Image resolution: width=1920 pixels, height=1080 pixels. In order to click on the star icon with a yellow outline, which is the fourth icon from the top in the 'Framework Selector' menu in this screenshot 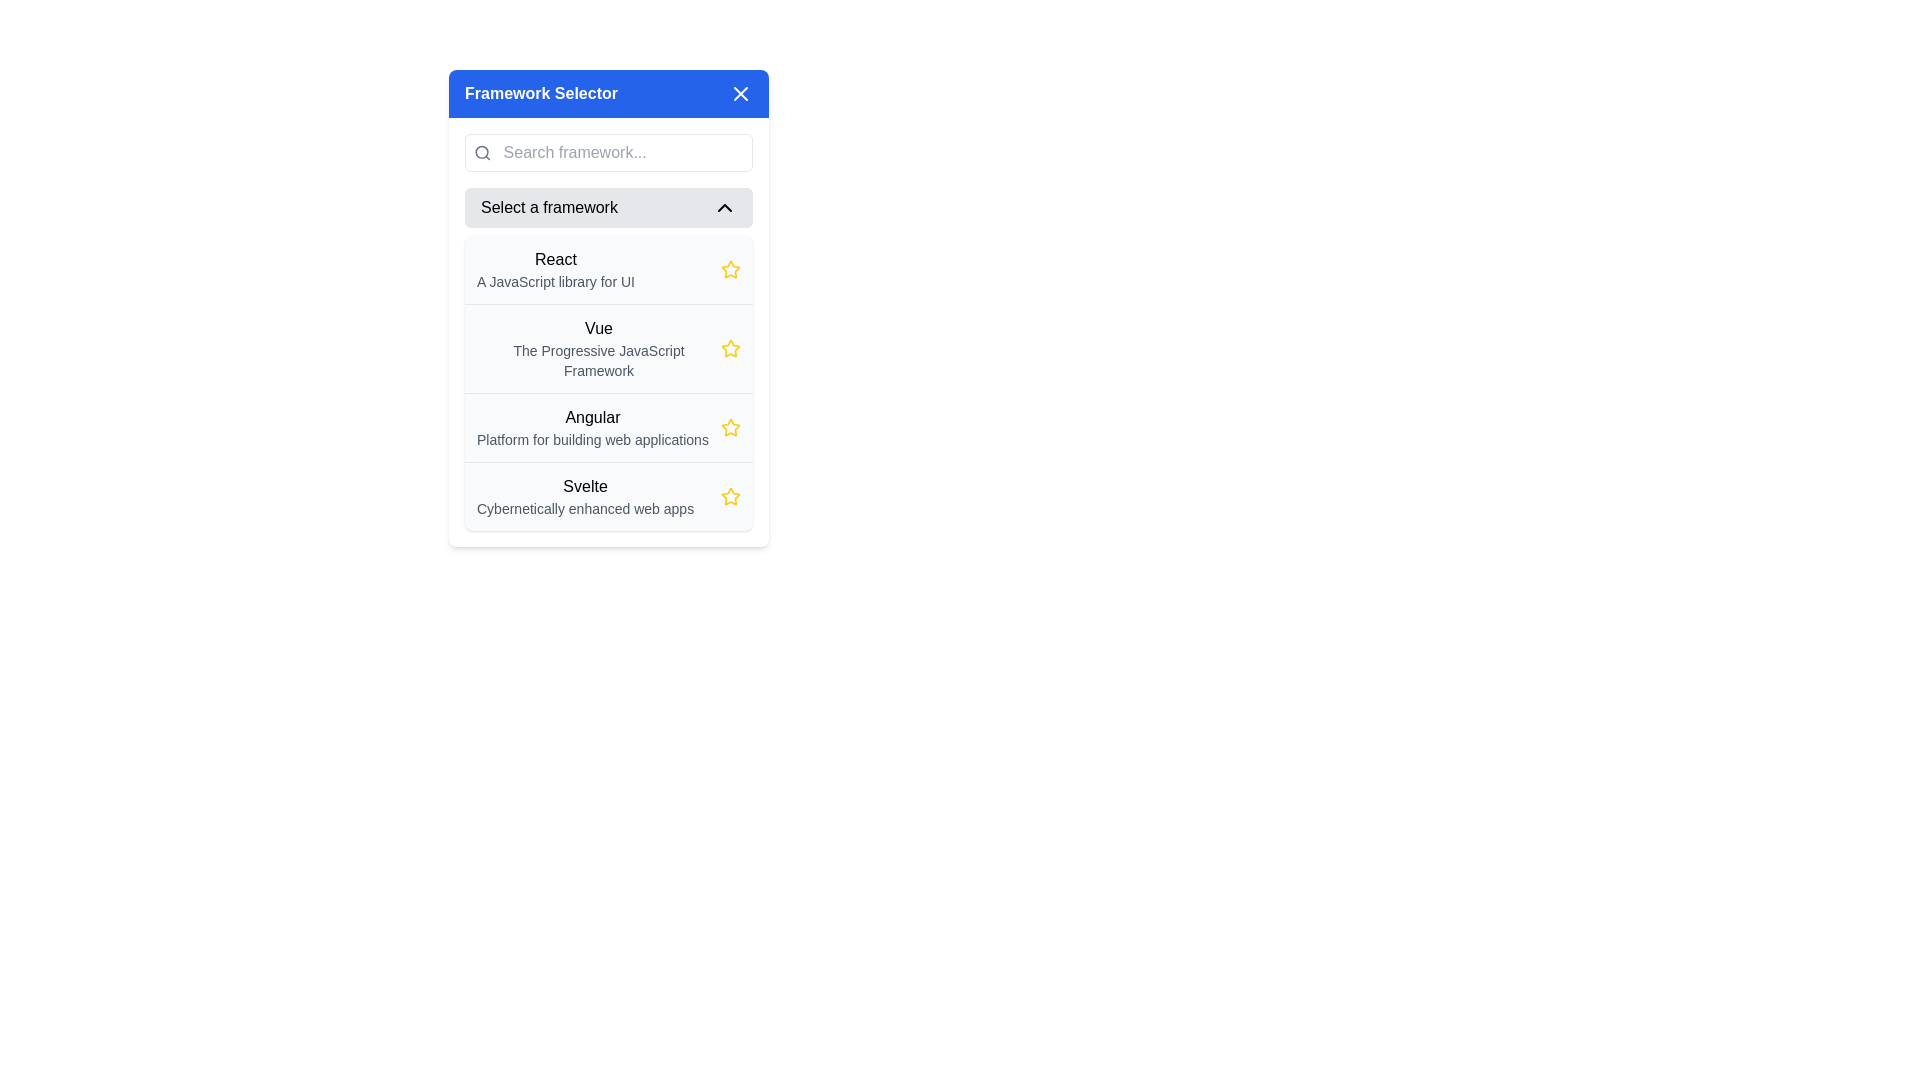, I will do `click(729, 427)`.